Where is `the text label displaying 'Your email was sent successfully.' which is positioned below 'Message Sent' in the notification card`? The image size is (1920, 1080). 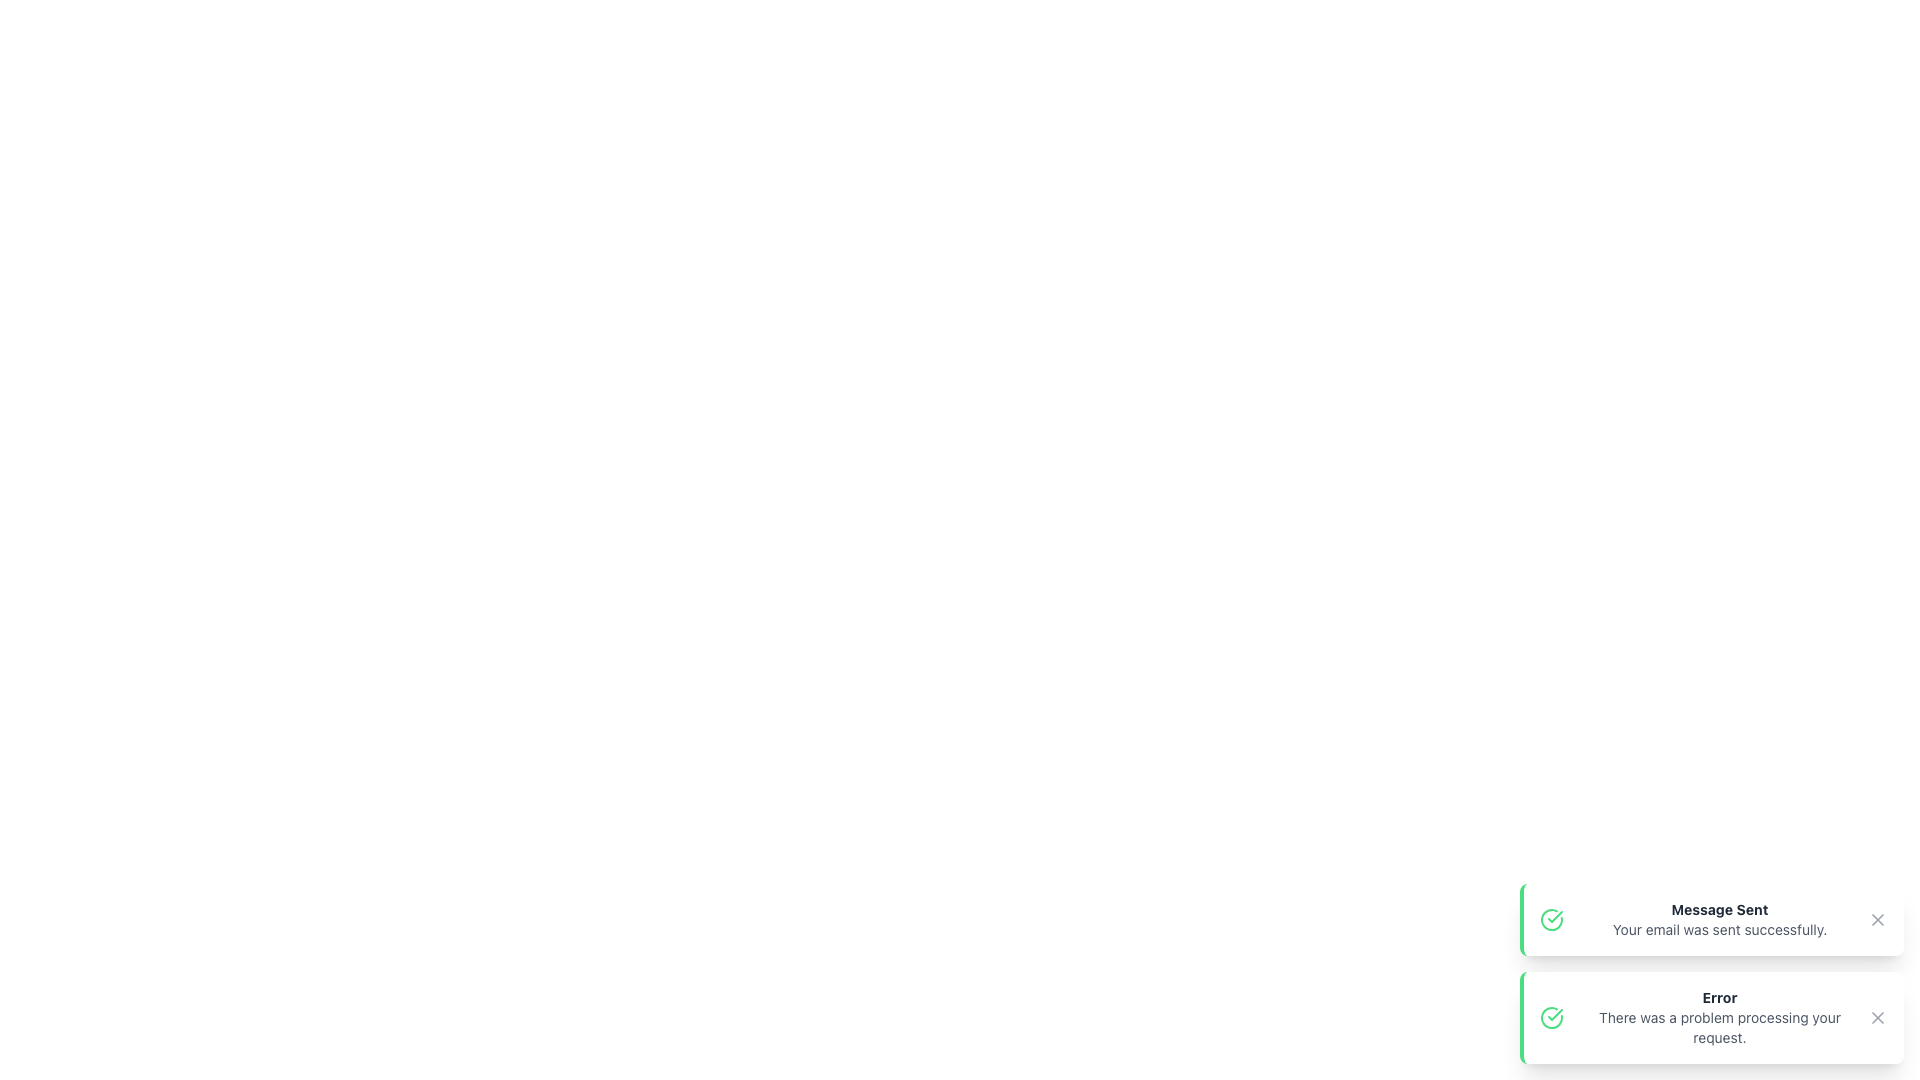 the text label displaying 'Your email was sent successfully.' which is positioned below 'Message Sent' in the notification card is located at coordinates (1718, 929).